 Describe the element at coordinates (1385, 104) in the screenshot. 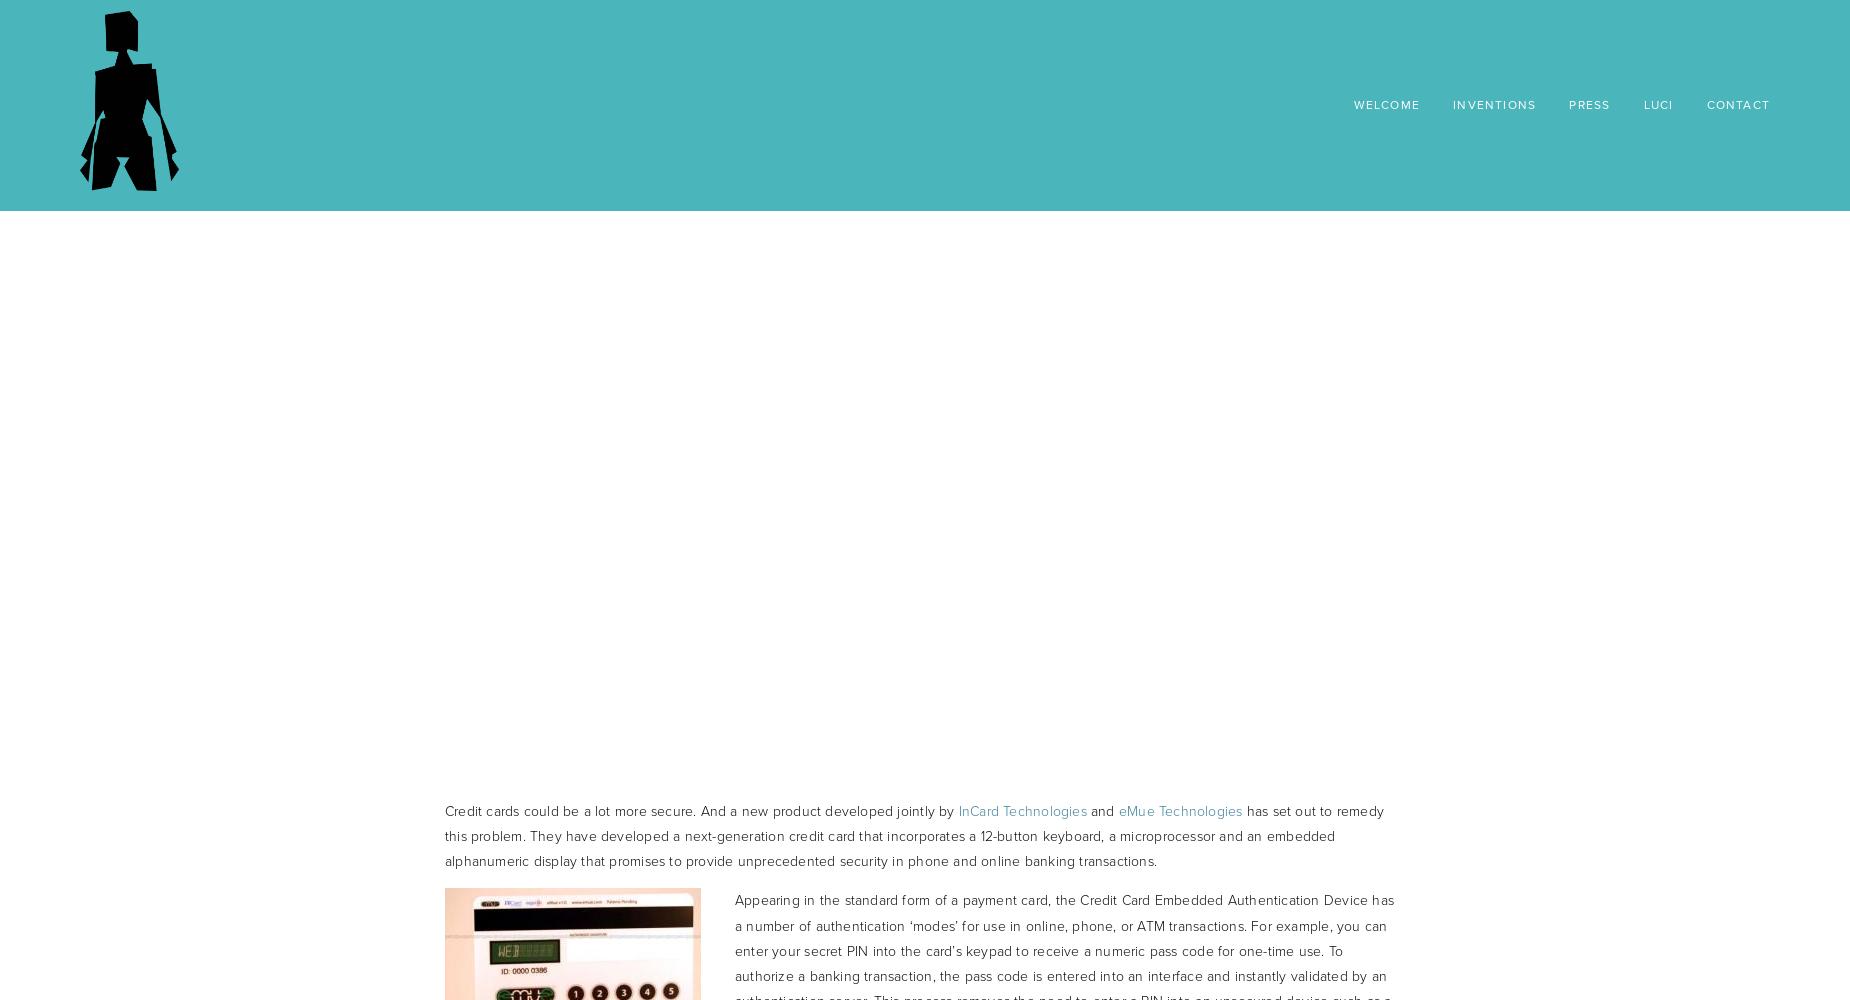

I see `'Welcome'` at that location.